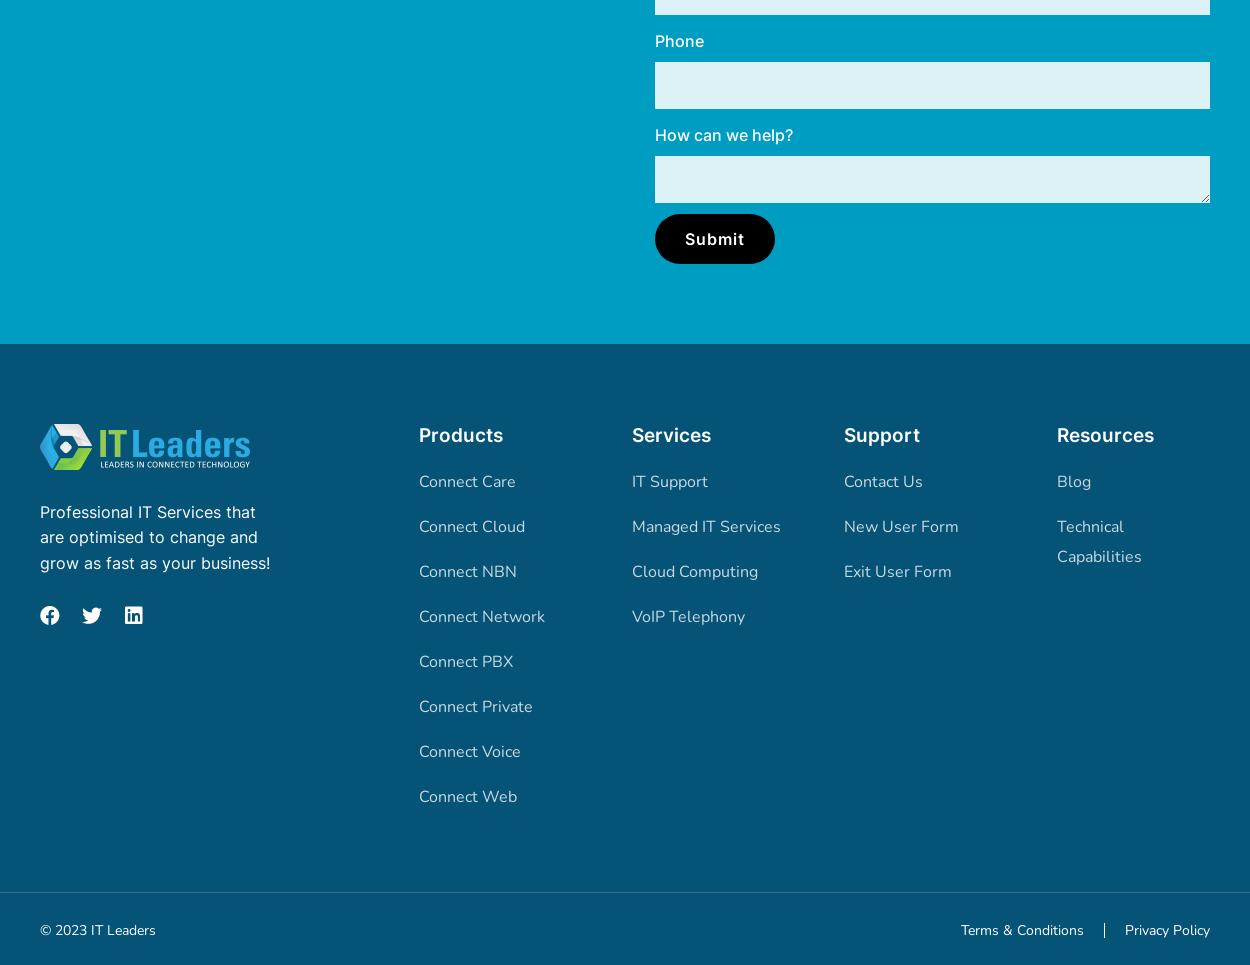 The image size is (1250, 965). What do you see at coordinates (901, 525) in the screenshot?
I see `'New User Form'` at bounding box center [901, 525].